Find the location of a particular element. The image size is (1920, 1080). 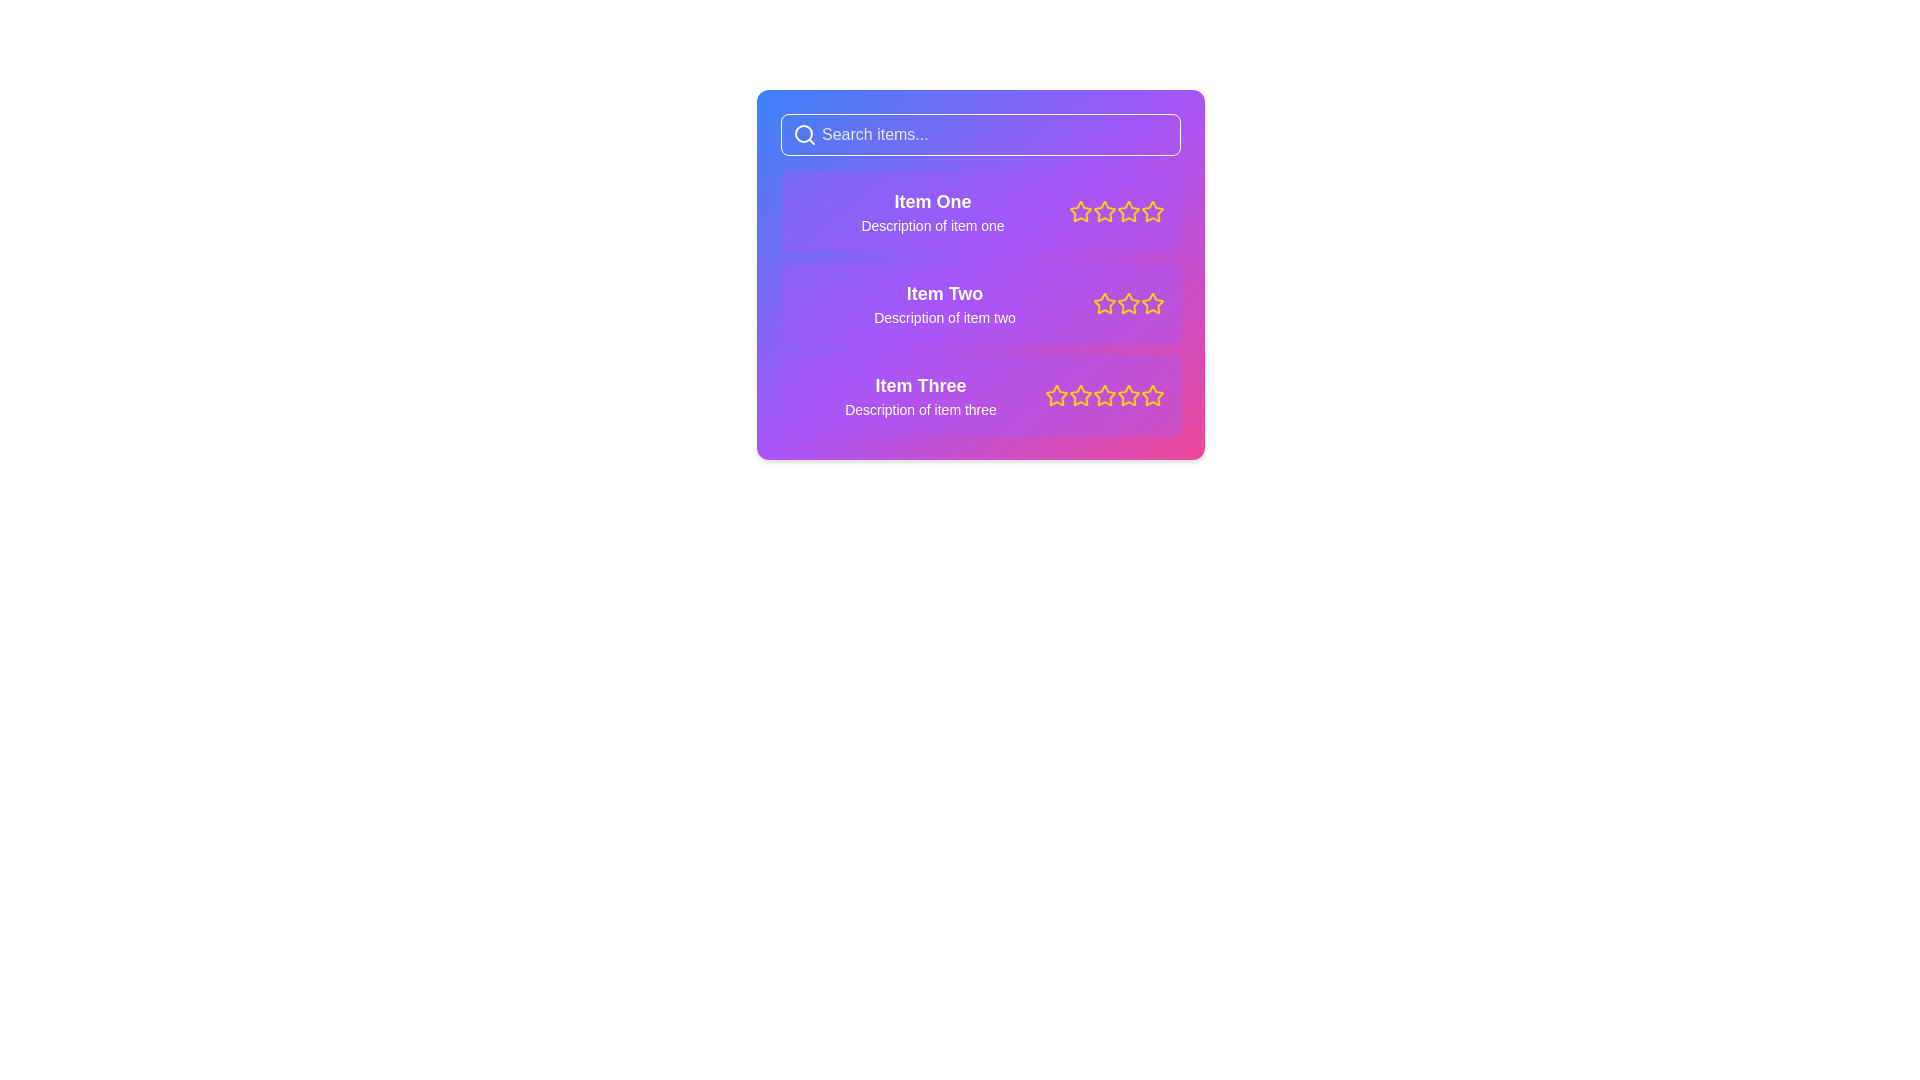

the fourth star icon in the rating row for 'Item Three' to visually assess or input a rating is located at coordinates (1103, 396).